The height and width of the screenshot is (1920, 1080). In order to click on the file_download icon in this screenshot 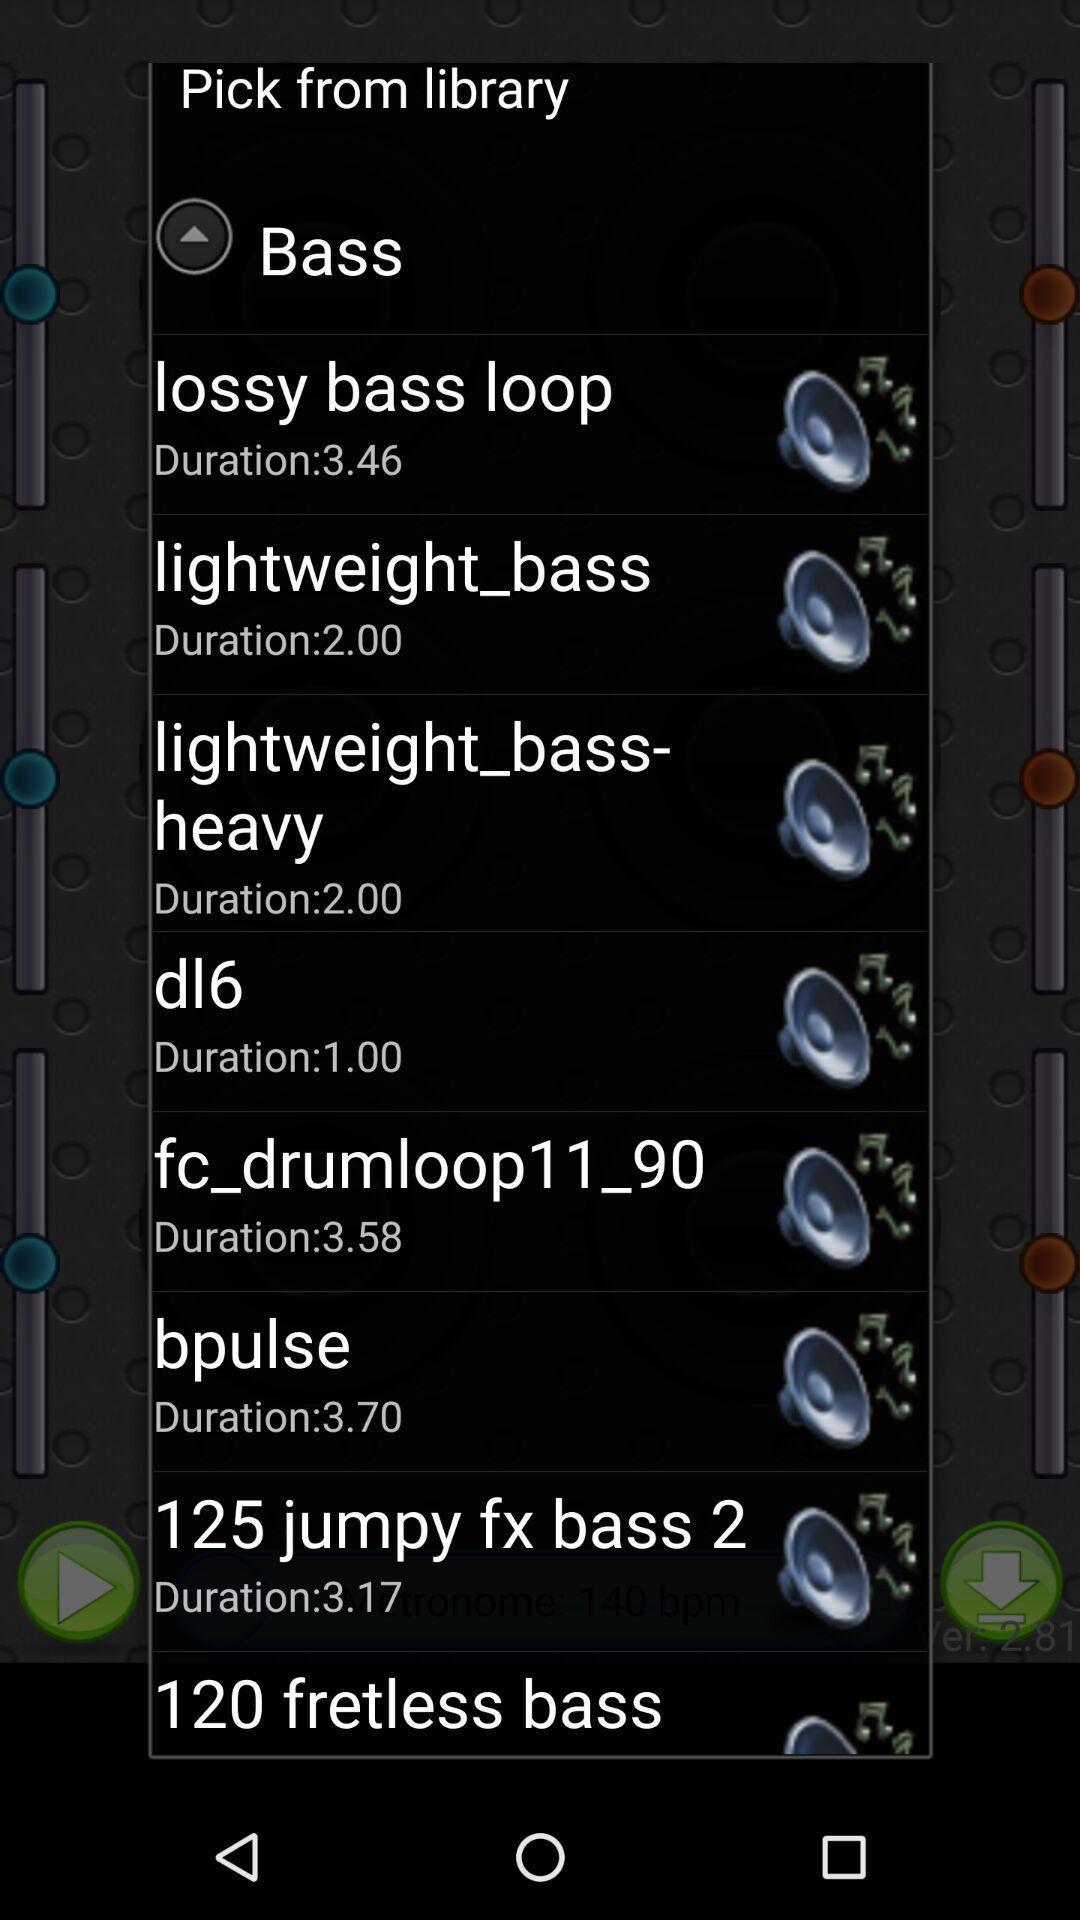, I will do `click(1001, 1694)`.